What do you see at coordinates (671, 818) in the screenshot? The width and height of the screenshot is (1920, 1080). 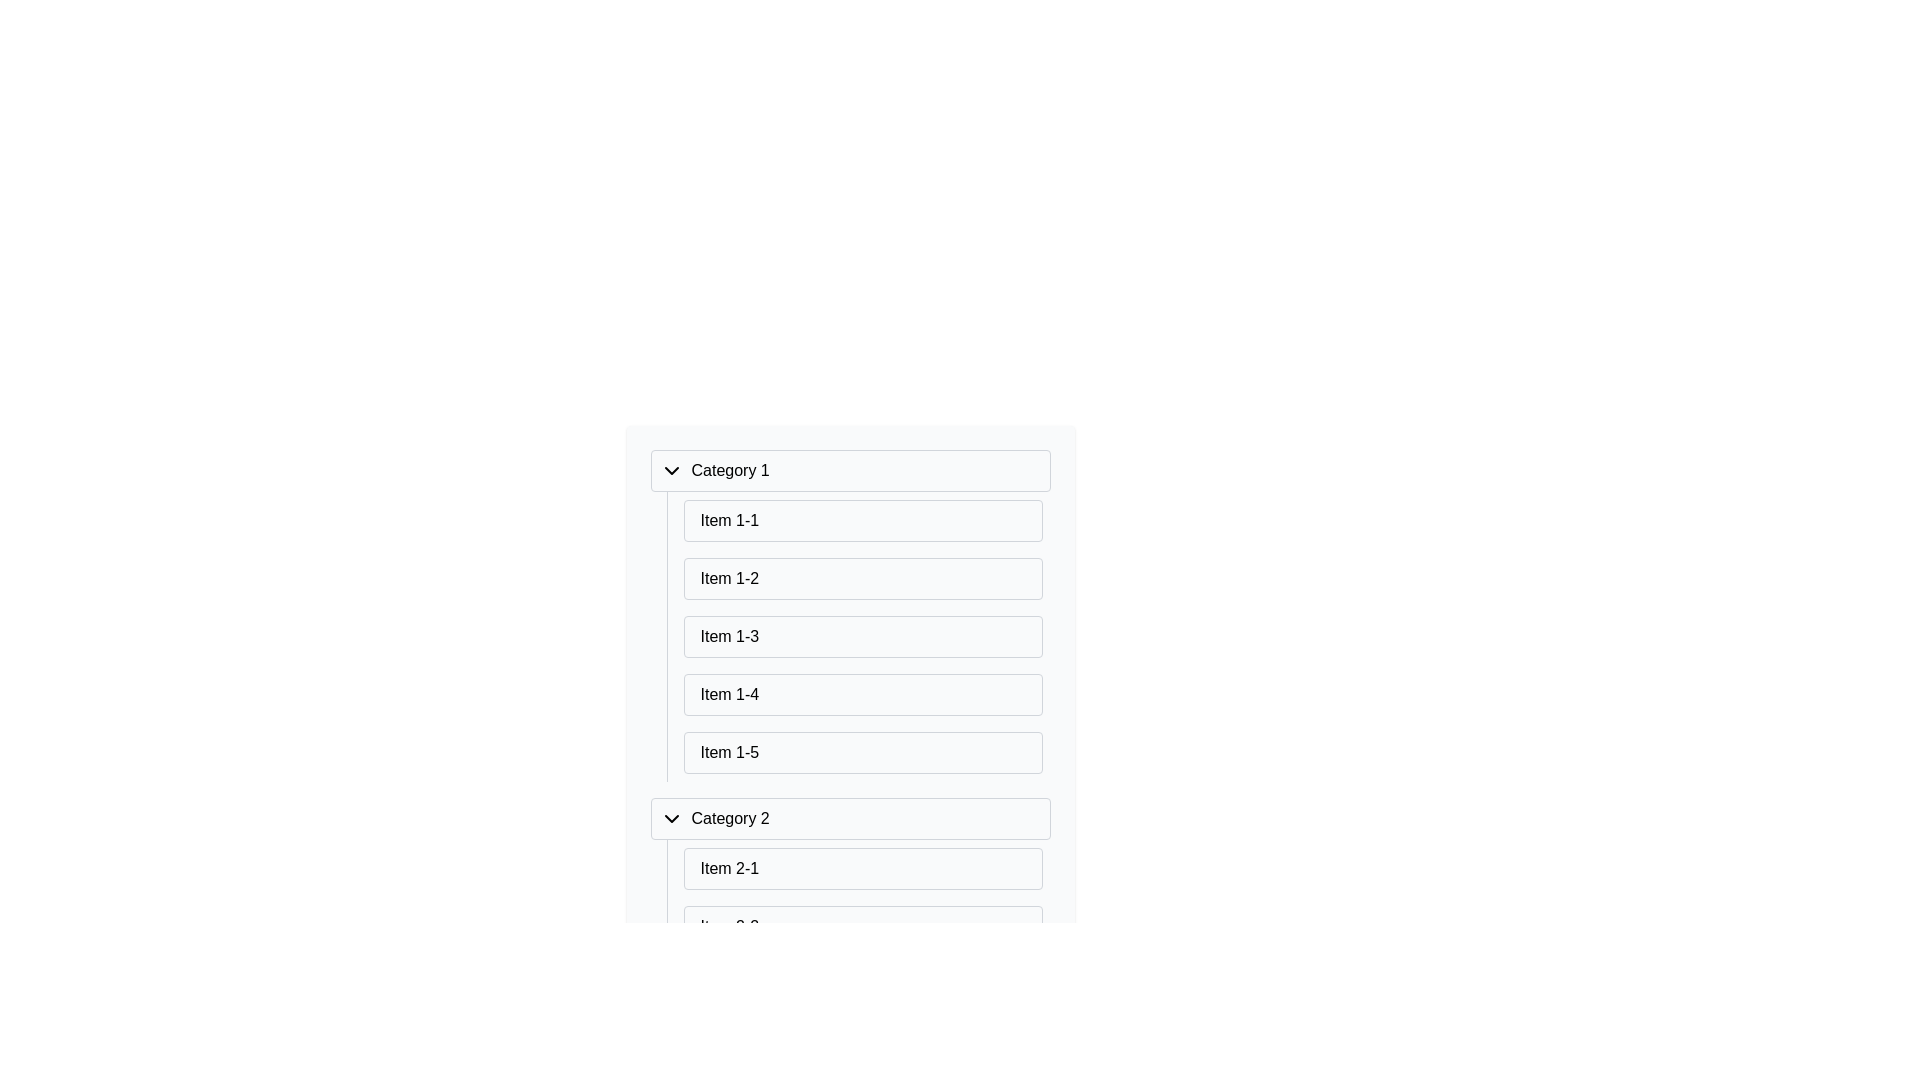 I see `the Dropdown toggle icon` at bounding box center [671, 818].